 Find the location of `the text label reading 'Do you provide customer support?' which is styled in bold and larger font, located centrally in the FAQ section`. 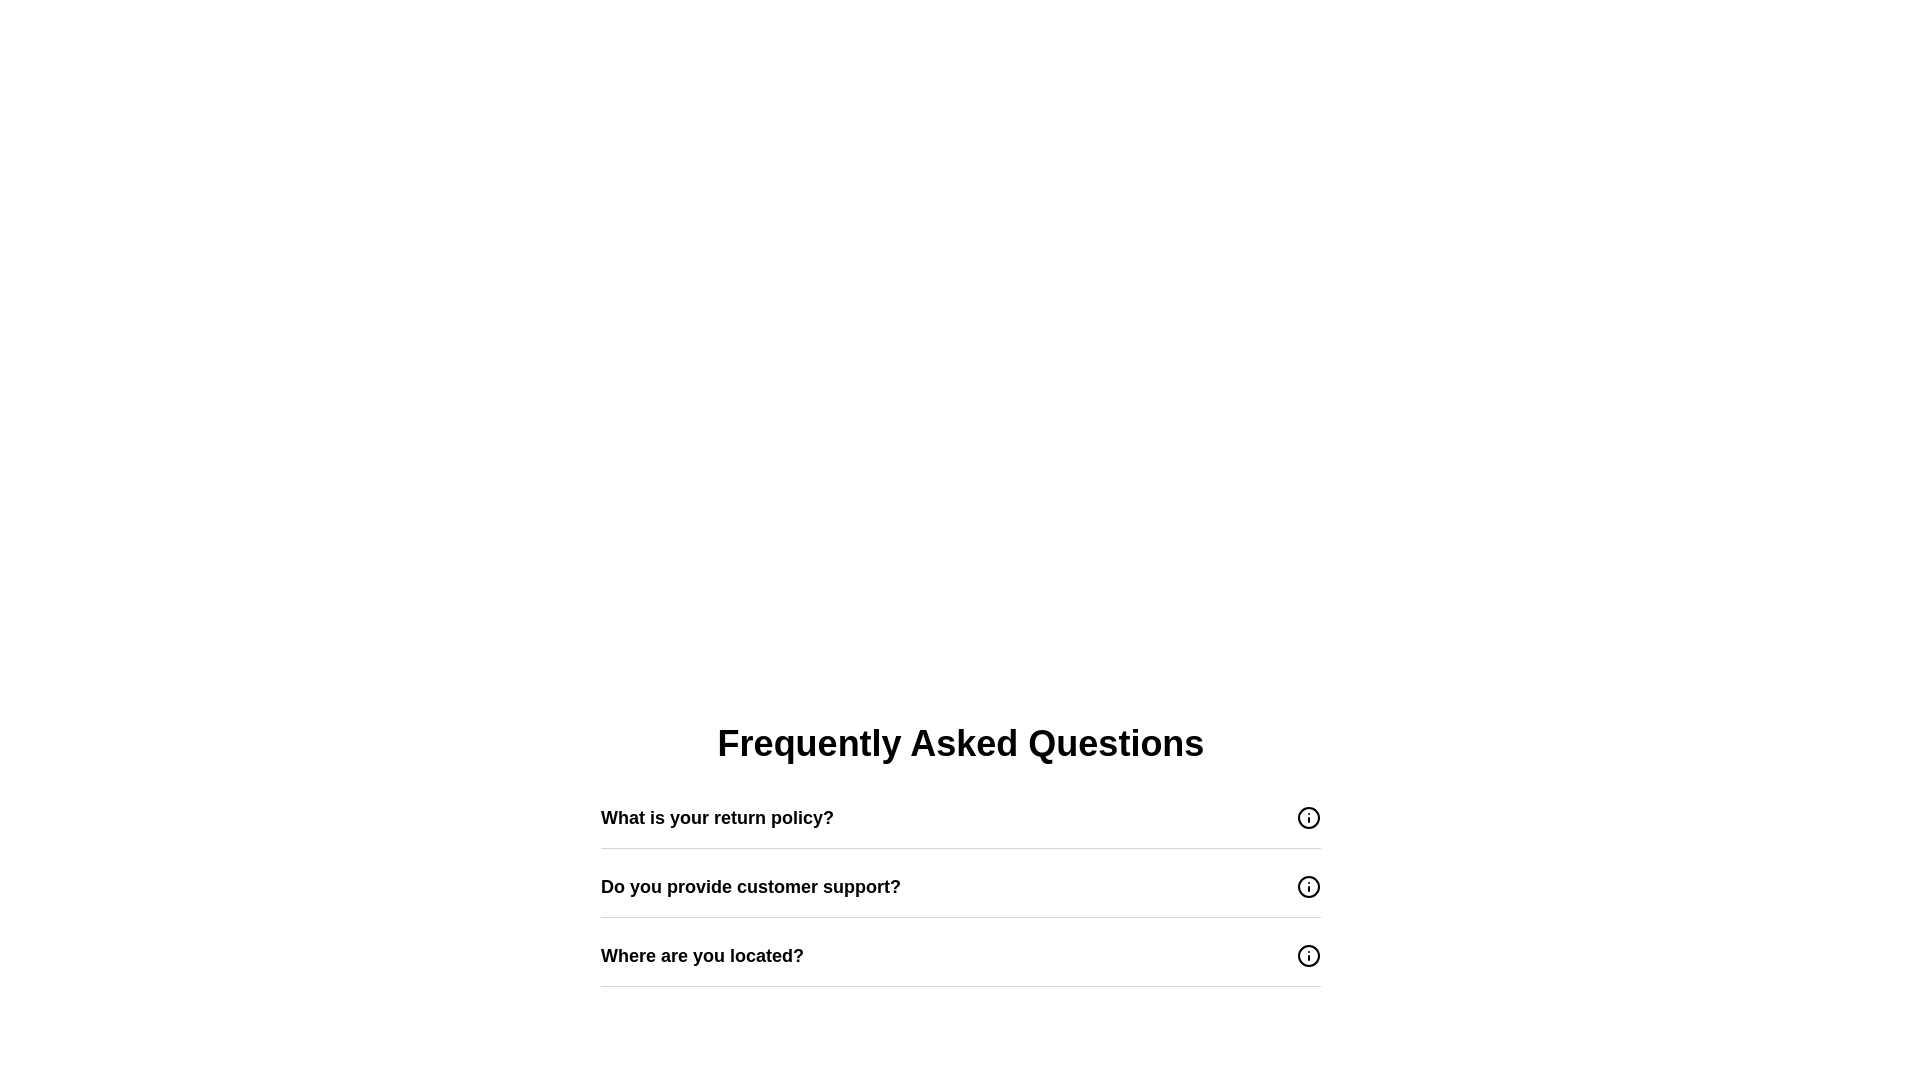

the text label reading 'Do you provide customer support?' which is styled in bold and larger font, located centrally in the FAQ section is located at coordinates (750, 886).